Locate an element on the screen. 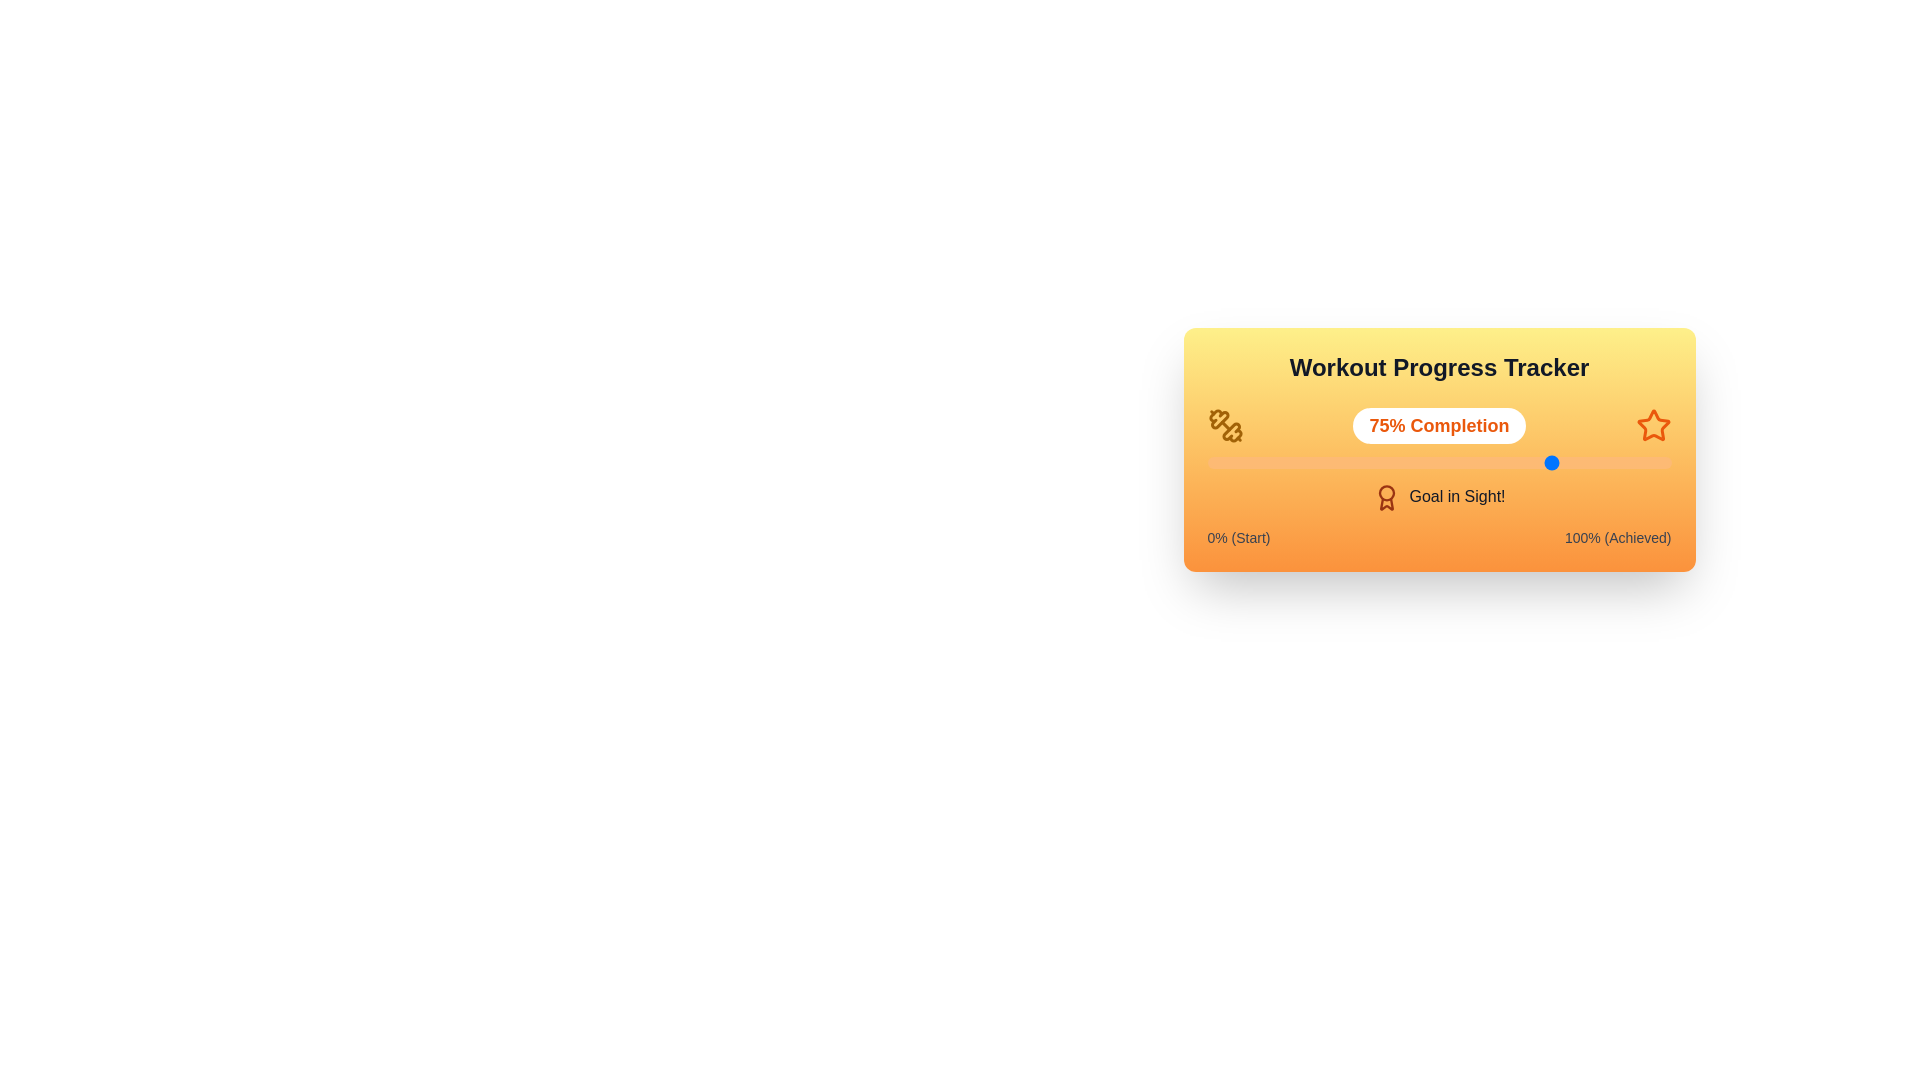 The height and width of the screenshot is (1080, 1920). the progress slider to 78% is located at coordinates (1568, 462).